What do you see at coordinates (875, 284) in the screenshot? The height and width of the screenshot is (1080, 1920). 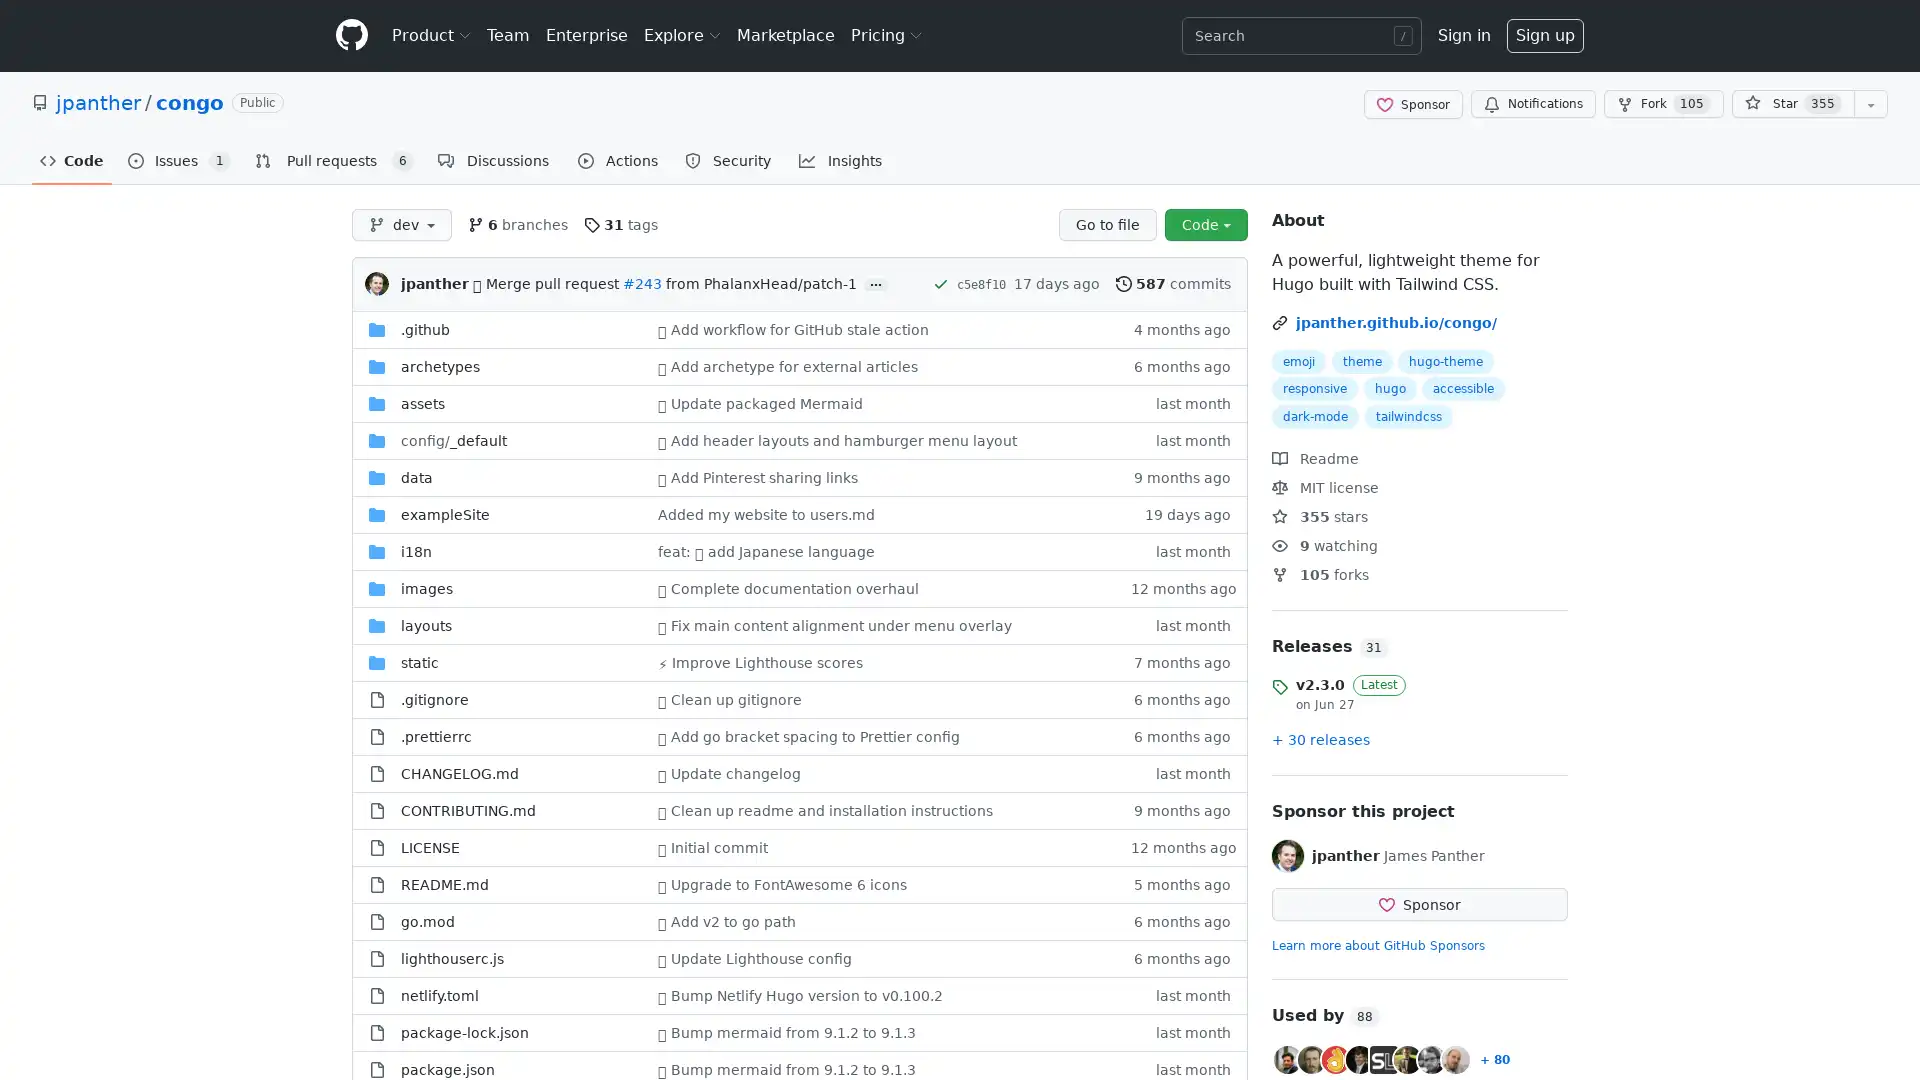 I see `...` at bounding box center [875, 284].